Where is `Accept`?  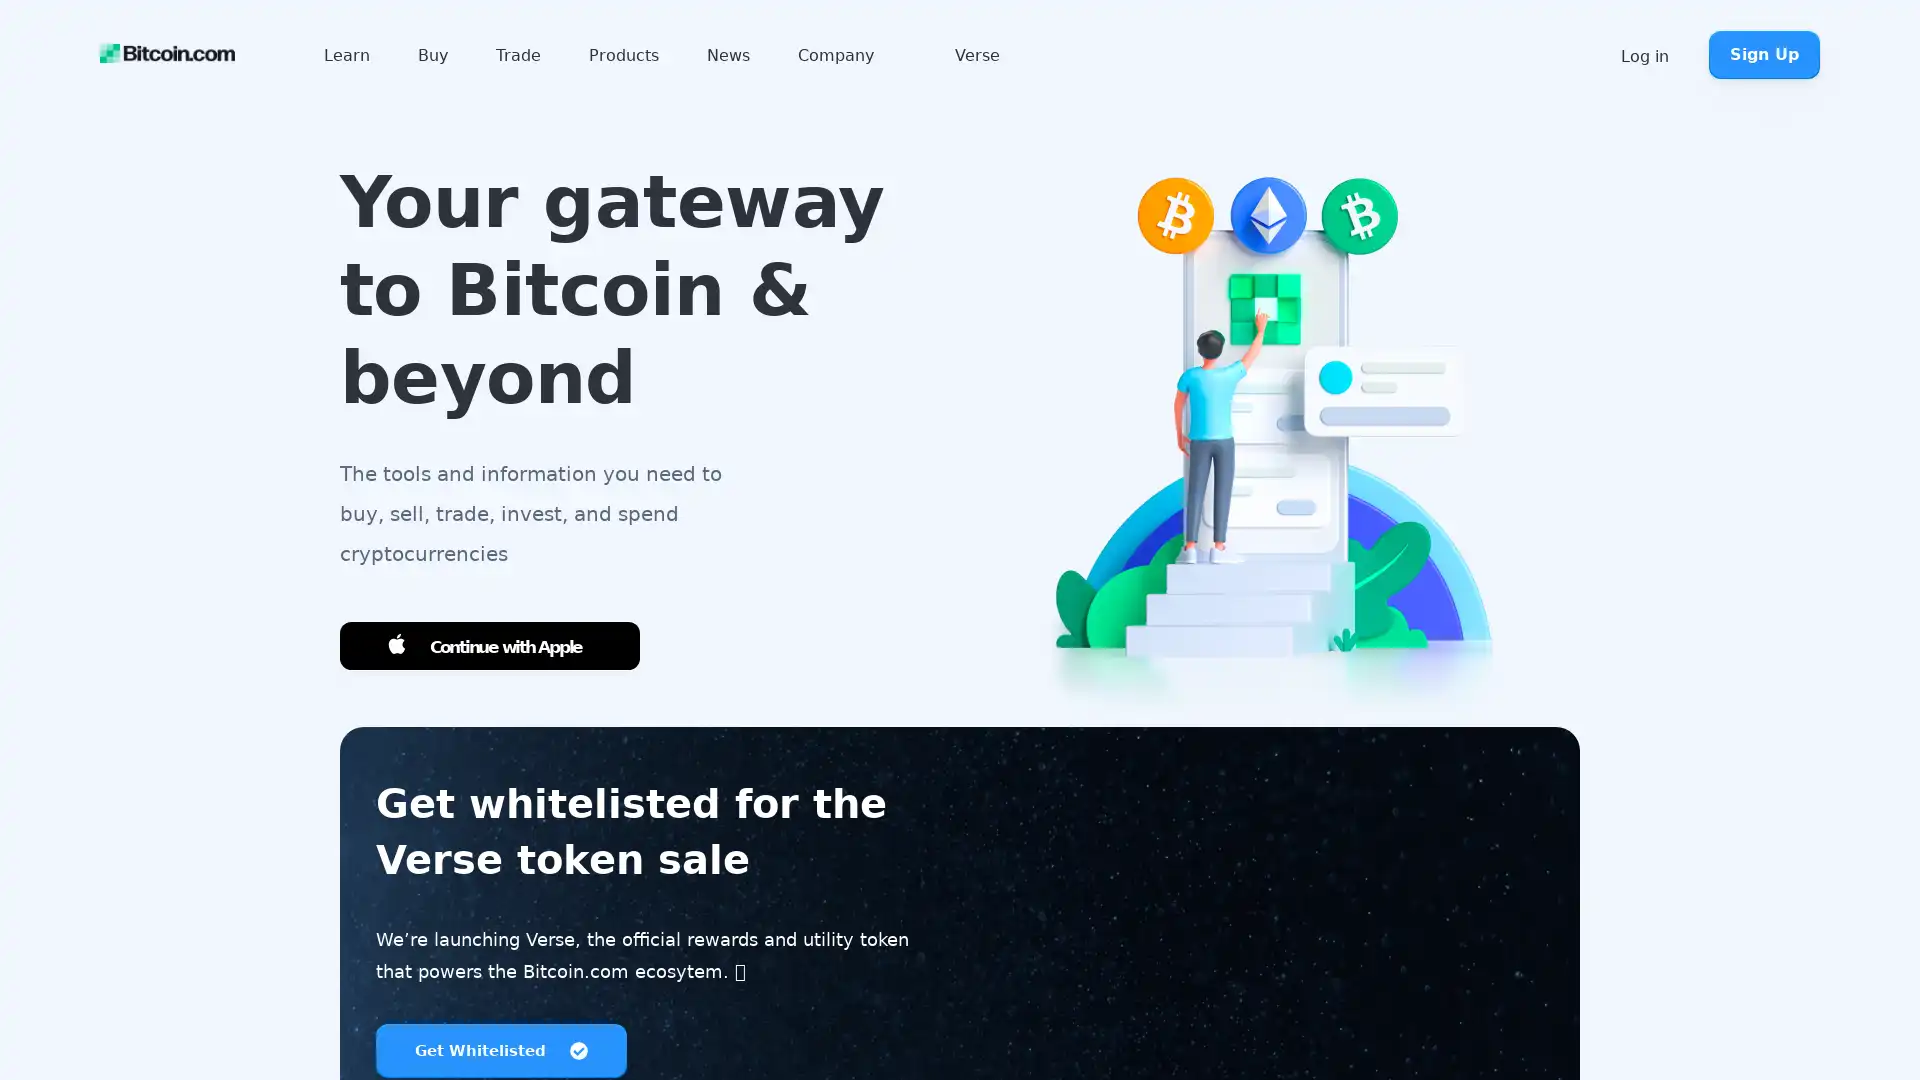
Accept is located at coordinates (1679, 1021).